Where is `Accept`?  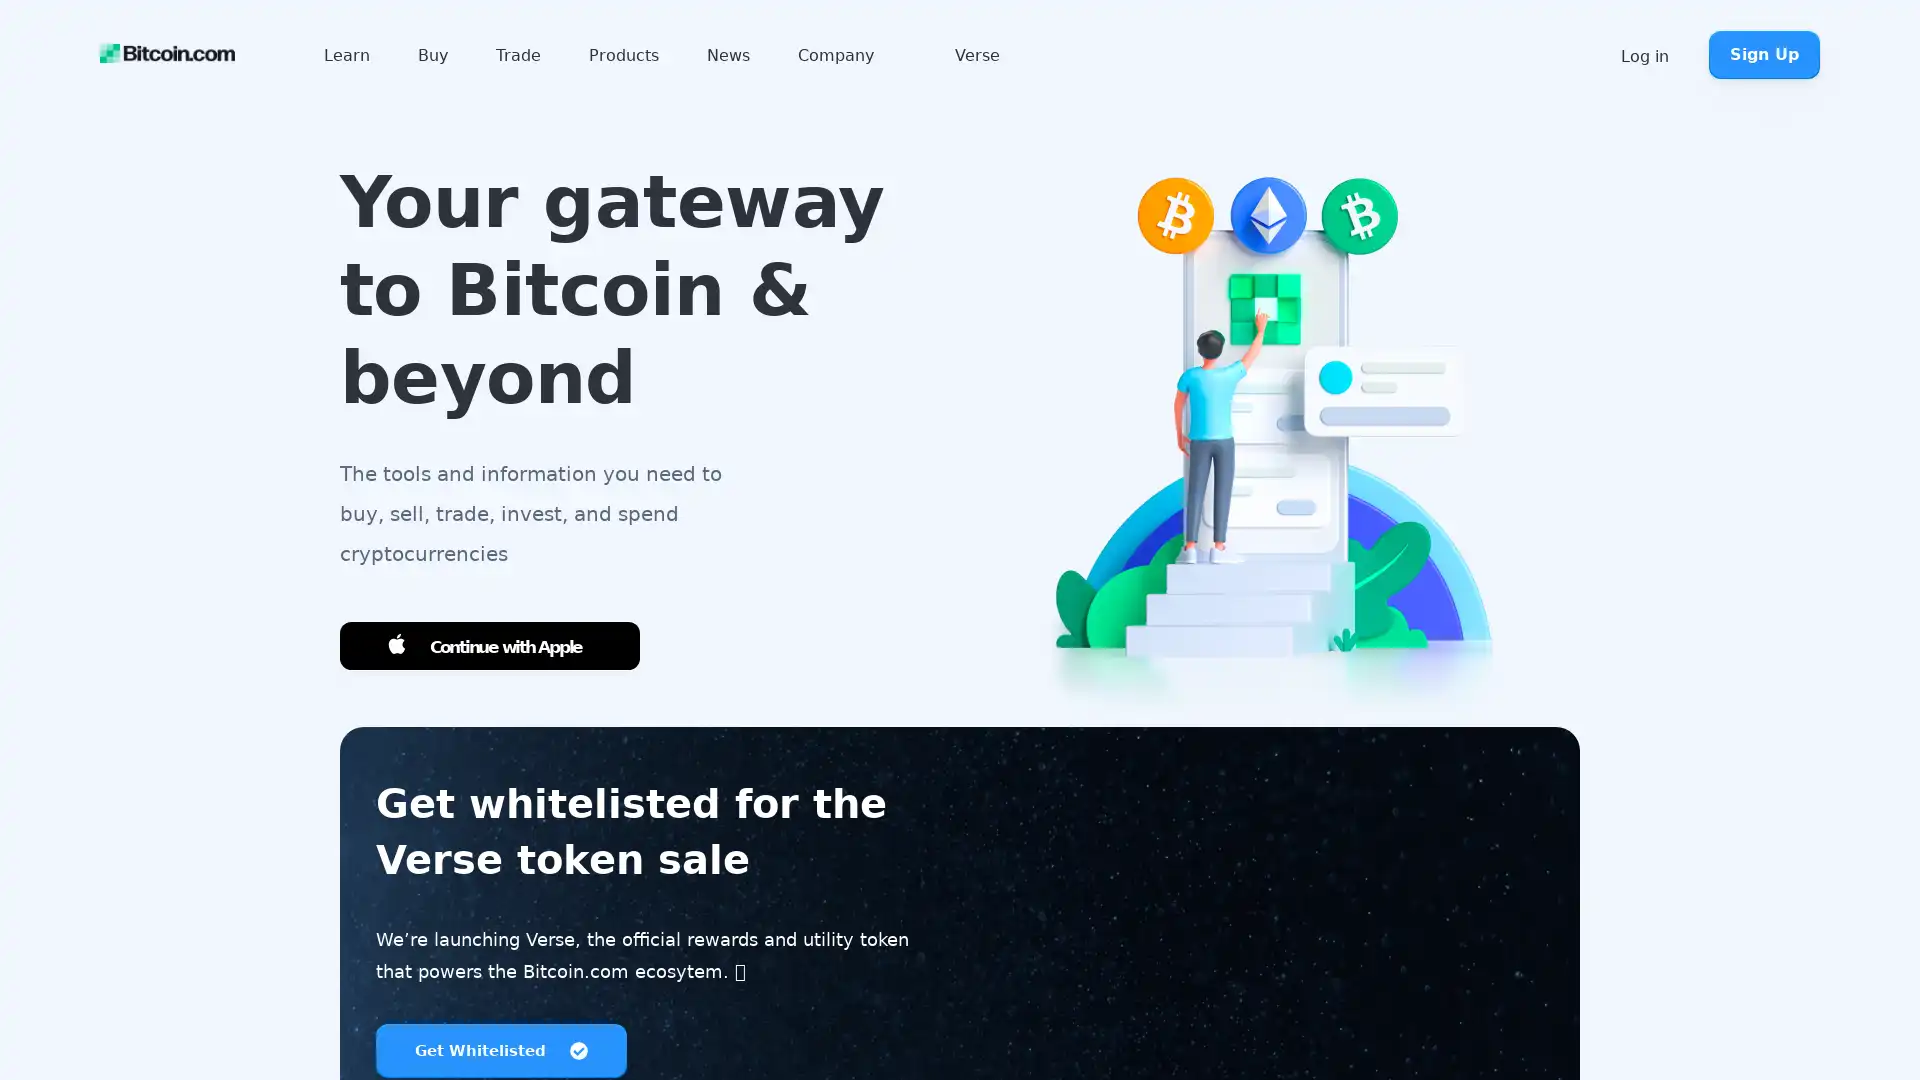
Accept is located at coordinates (1679, 1021).